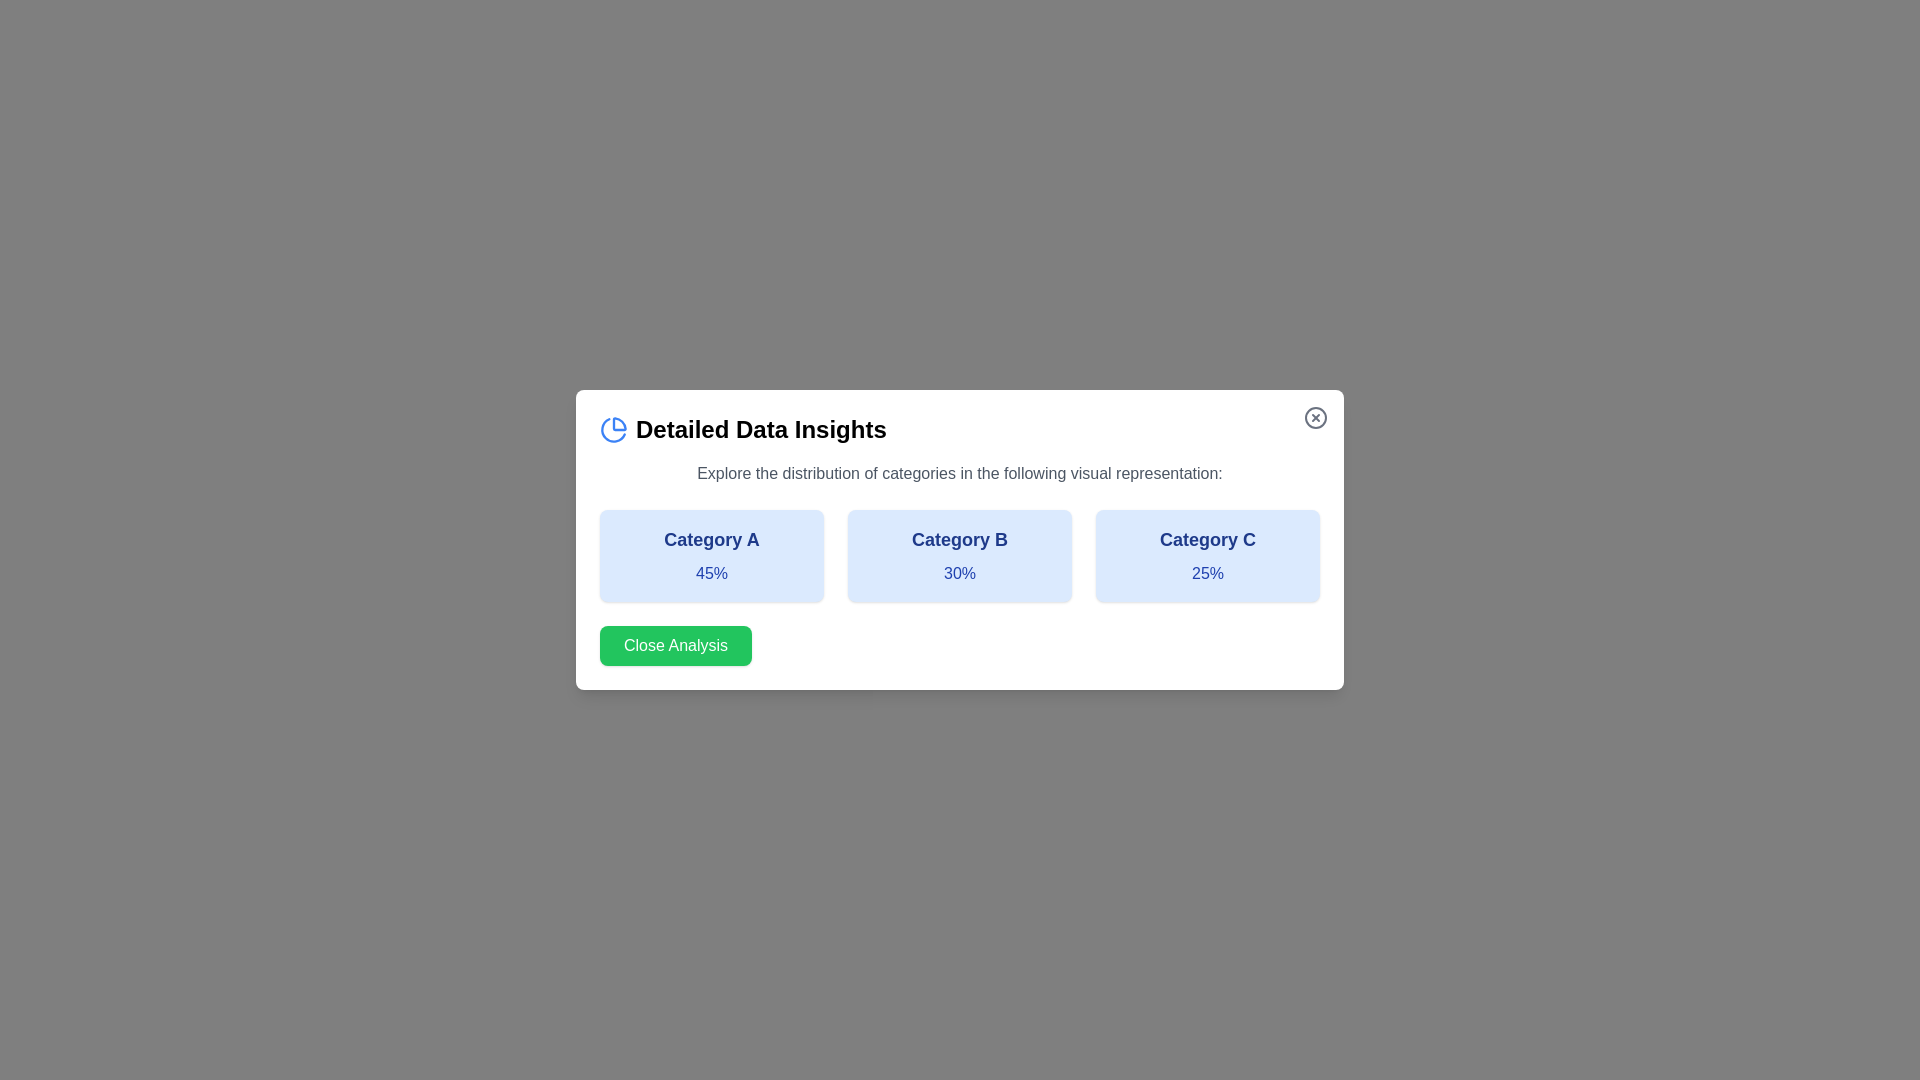 This screenshot has width=1920, height=1080. What do you see at coordinates (960, 474) in the screenshot?
I see `the Text Description element which is centrally positioned underneath the bolded title 'Detailed Data Insights'` at bounding box center [960, 474].